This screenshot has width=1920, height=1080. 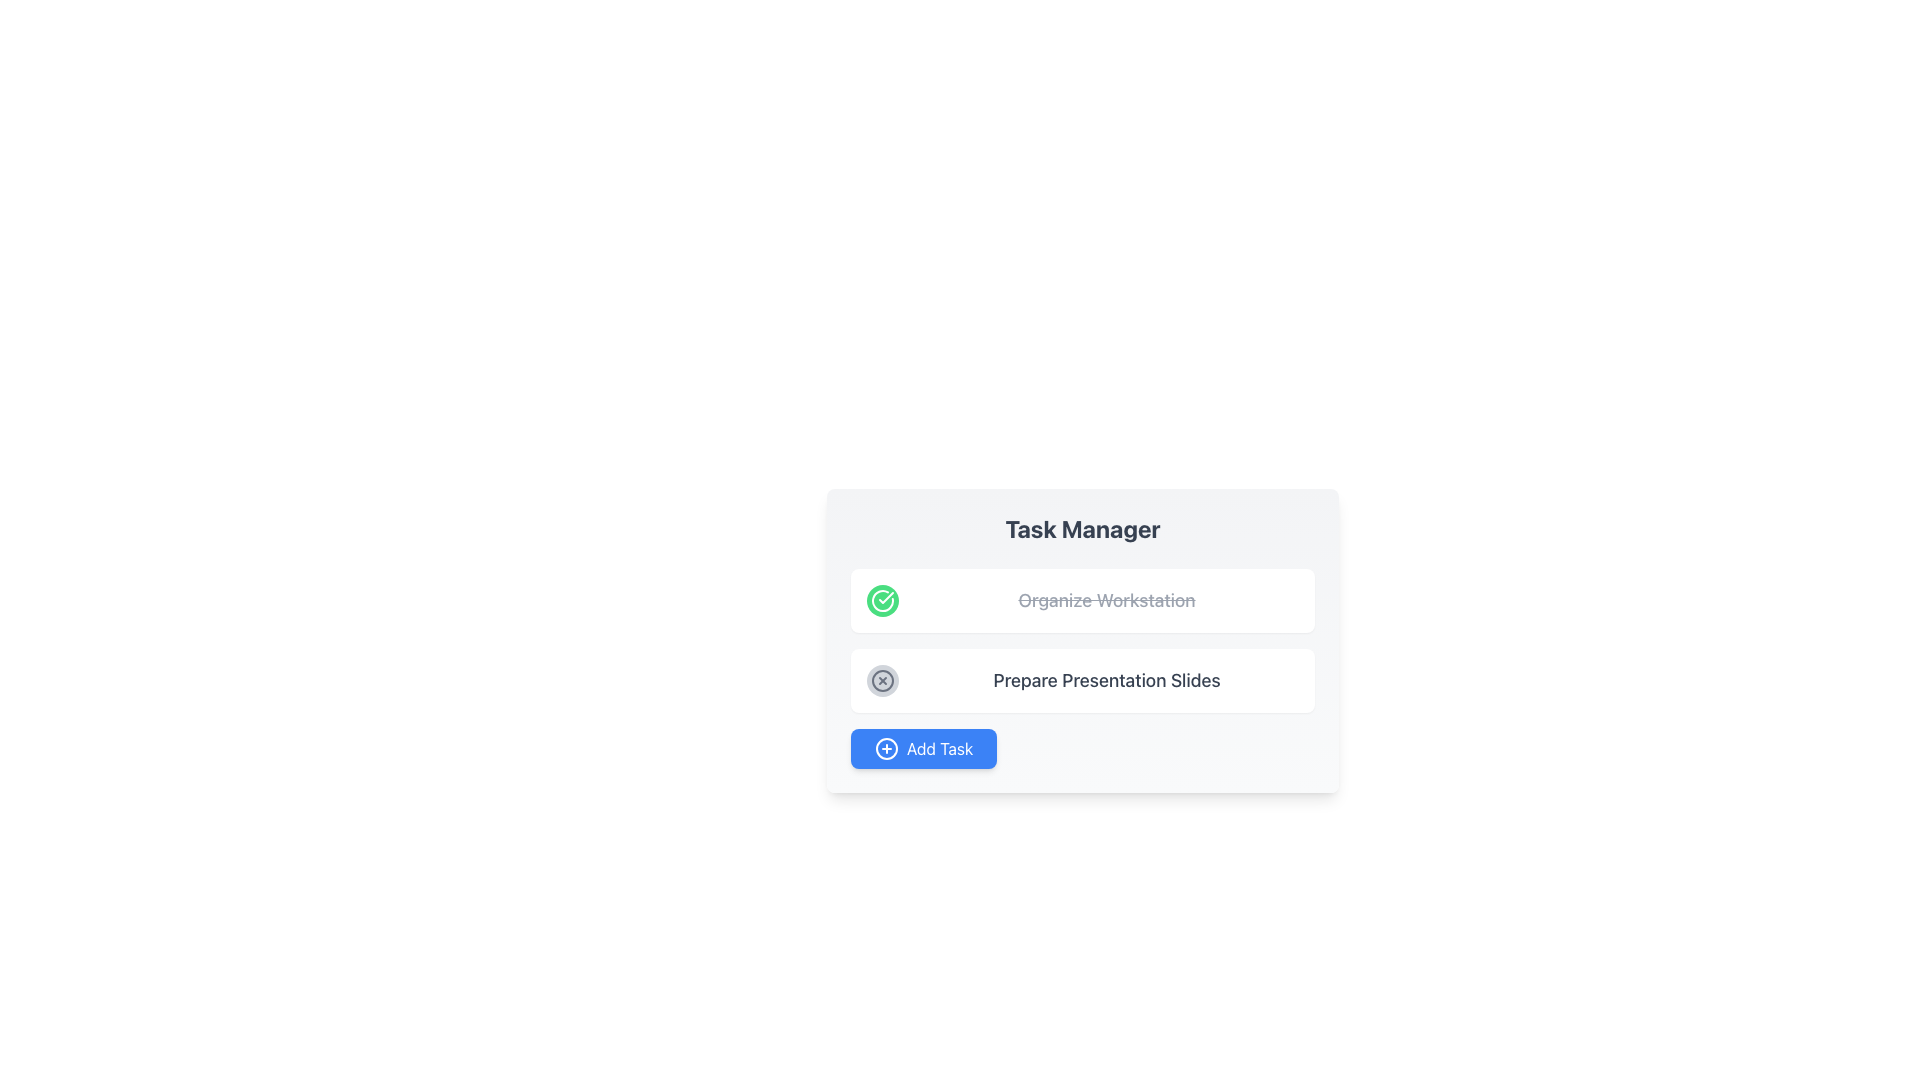 What do you see at coordinates (1106, 680) in the screenshot?
I see `the text label displaying 'Prepare Presentation Slides', which is styled in a medium-sized, sans-serif font with a grayish color tone, positioned within a task card` at bounding box center [1106, 680].